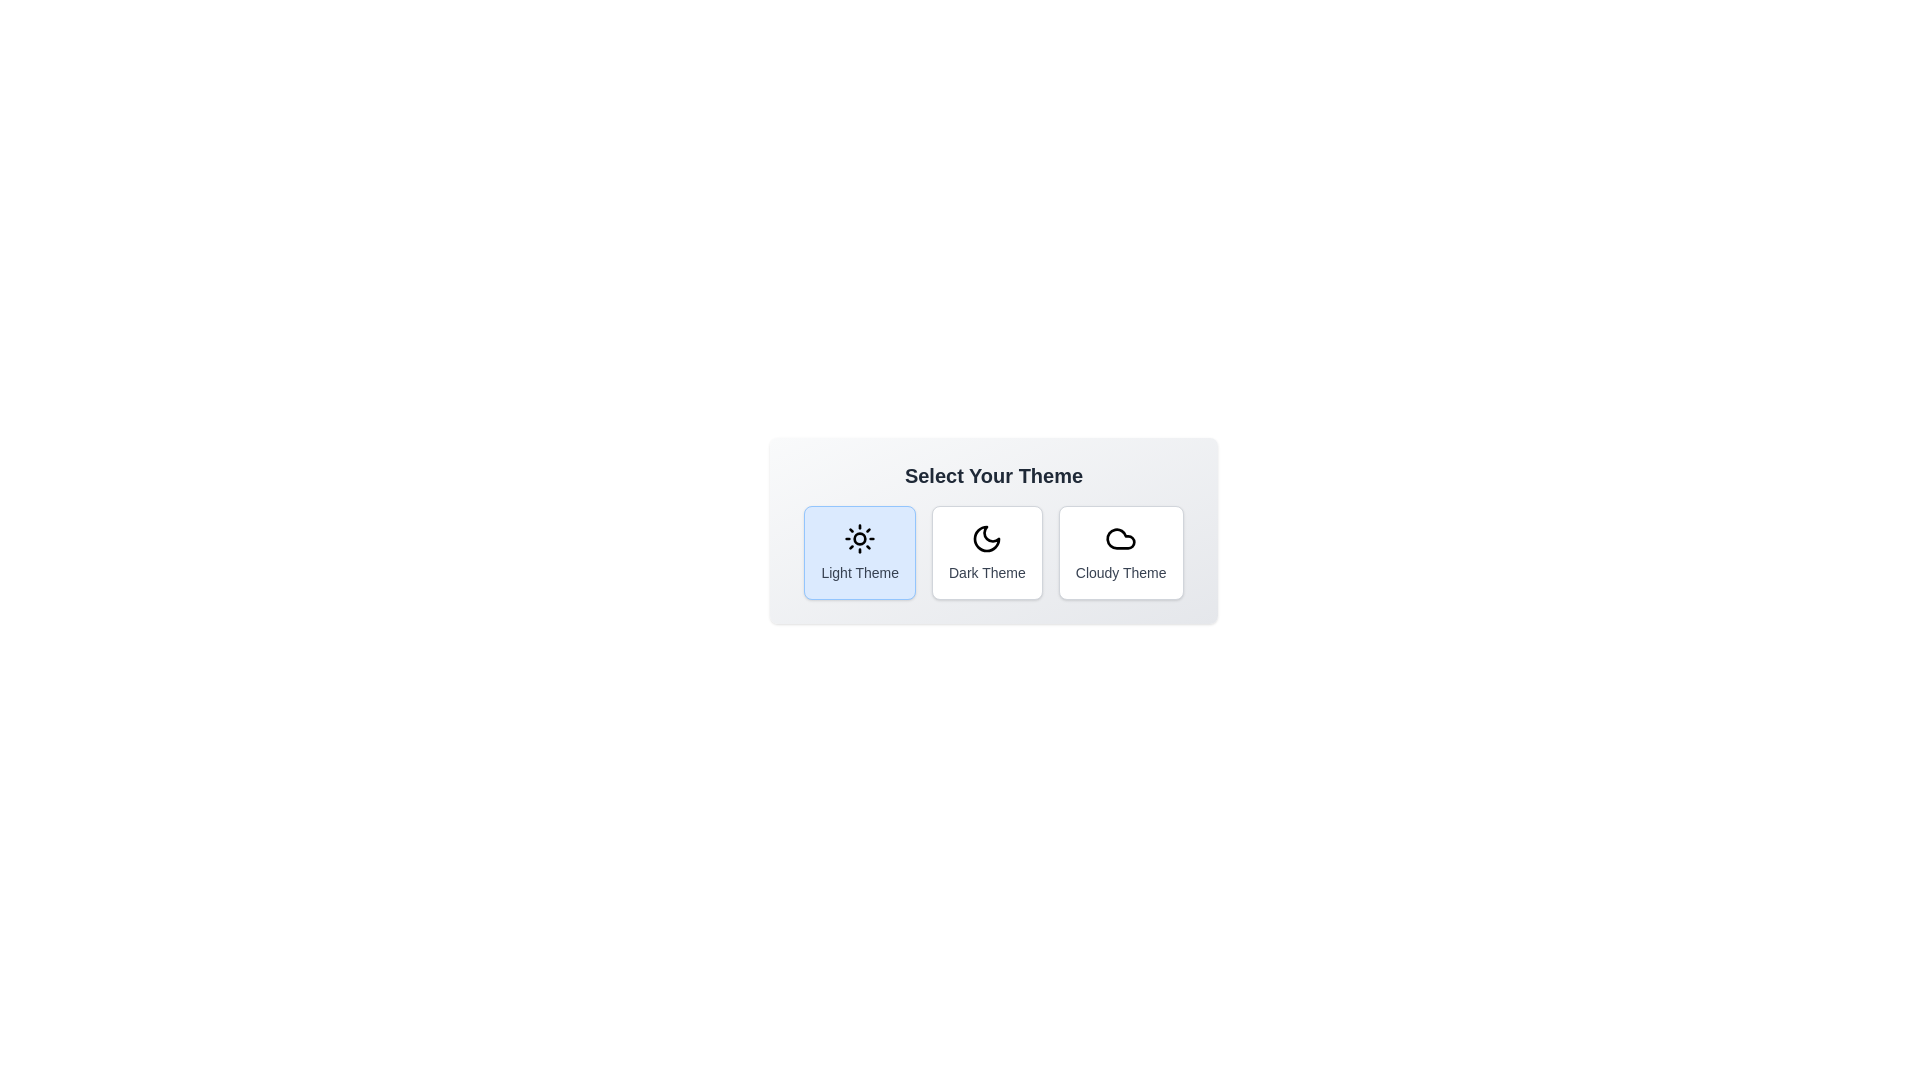  I want to click on the SVG sun icon located in the 'Light Theme' section, which features a circular core and radial lines, positioned at the center of the 'Light Theme' card, so click(860, 538).